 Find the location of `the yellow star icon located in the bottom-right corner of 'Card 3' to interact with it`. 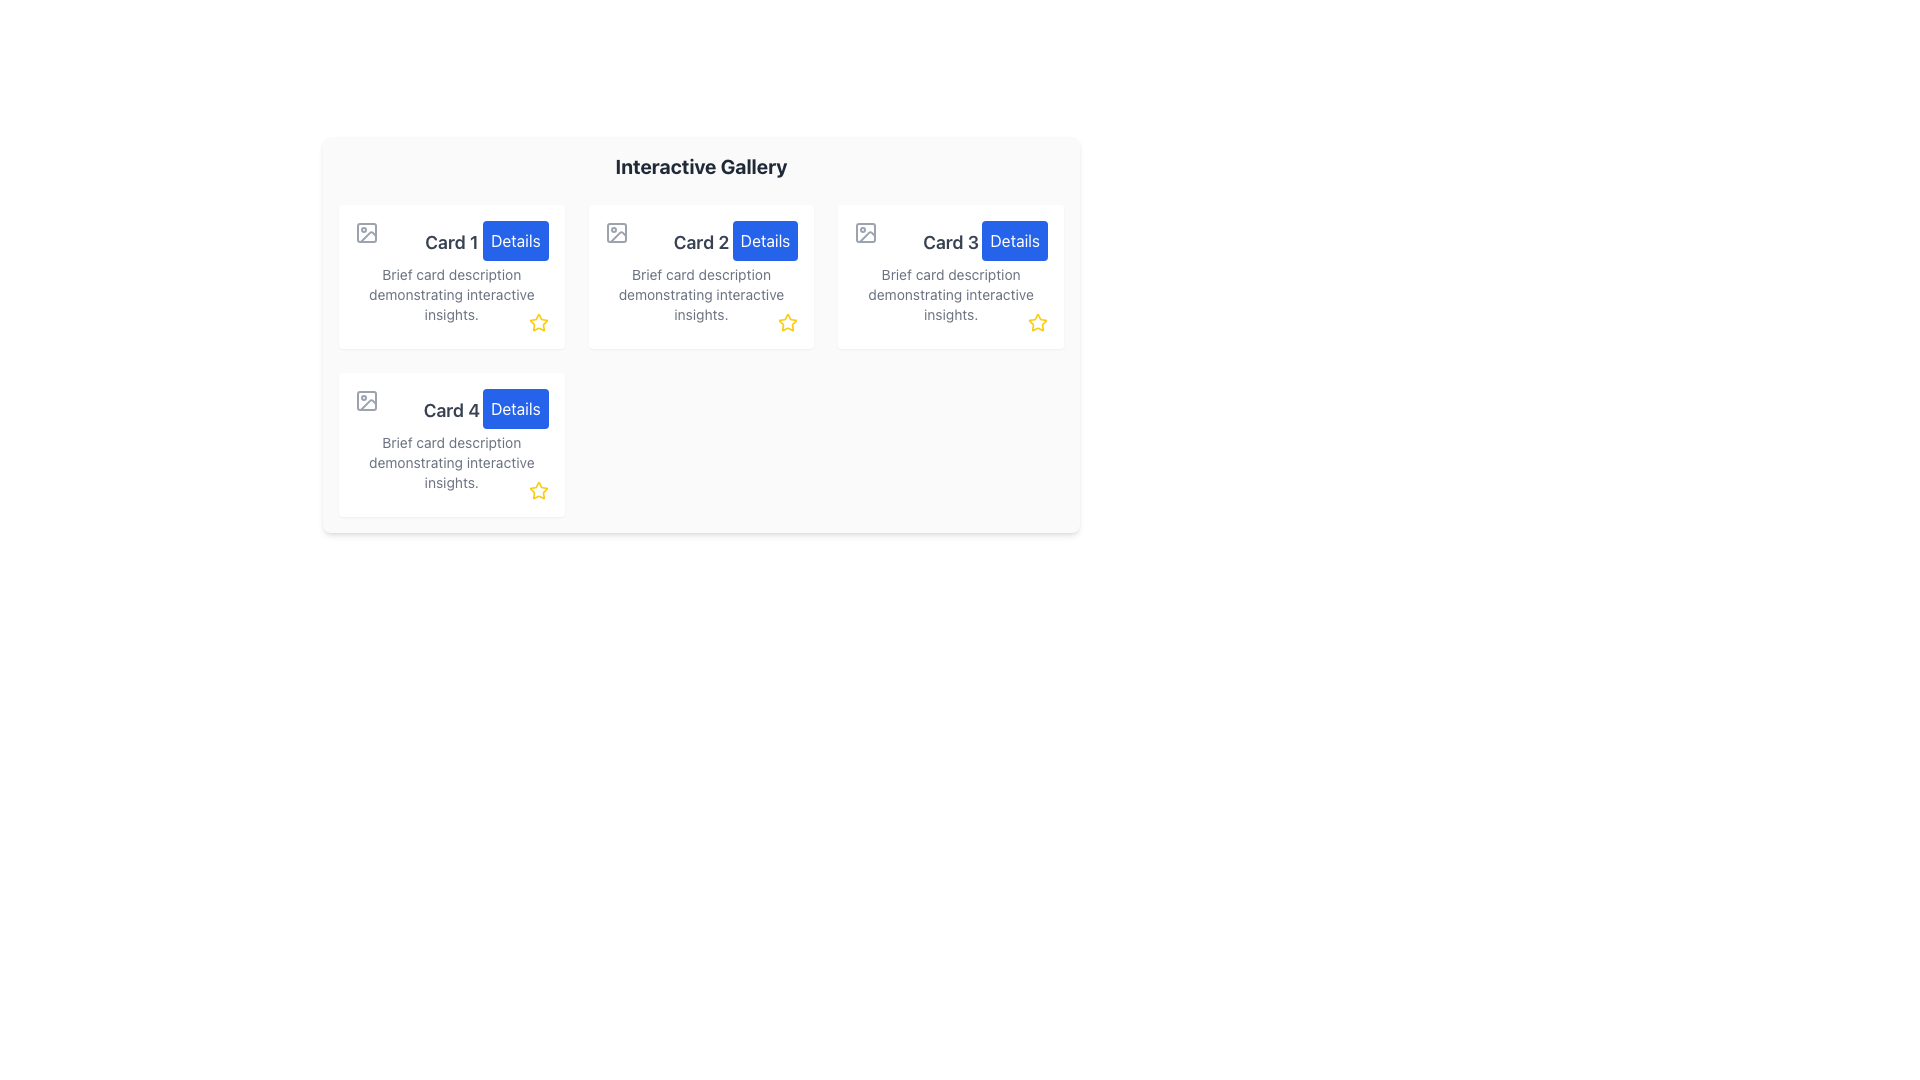

the yellow star icon located in the bottom-right corner of 'Card 3' to interact with it is located at coordinates (1037, 322).